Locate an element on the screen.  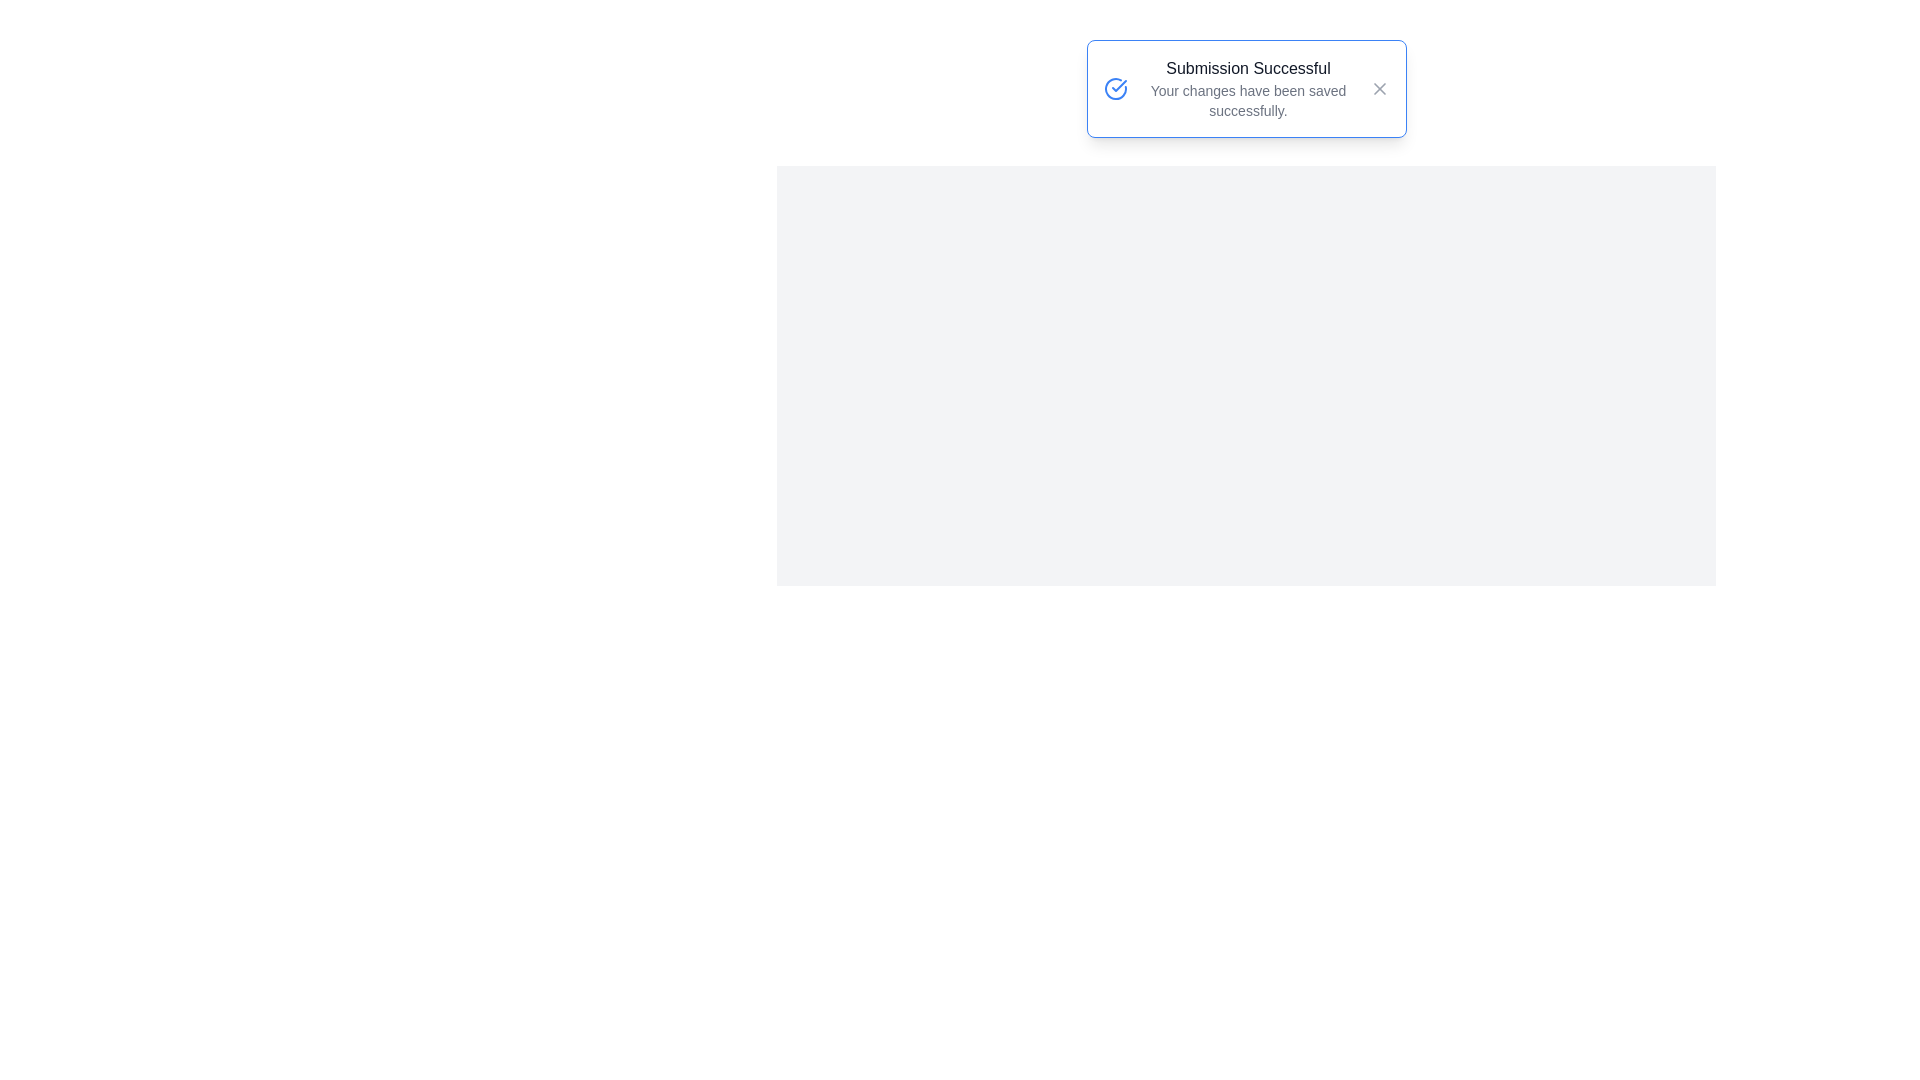
the close button to dismiss the notification is located at coordinates (1378, 87).